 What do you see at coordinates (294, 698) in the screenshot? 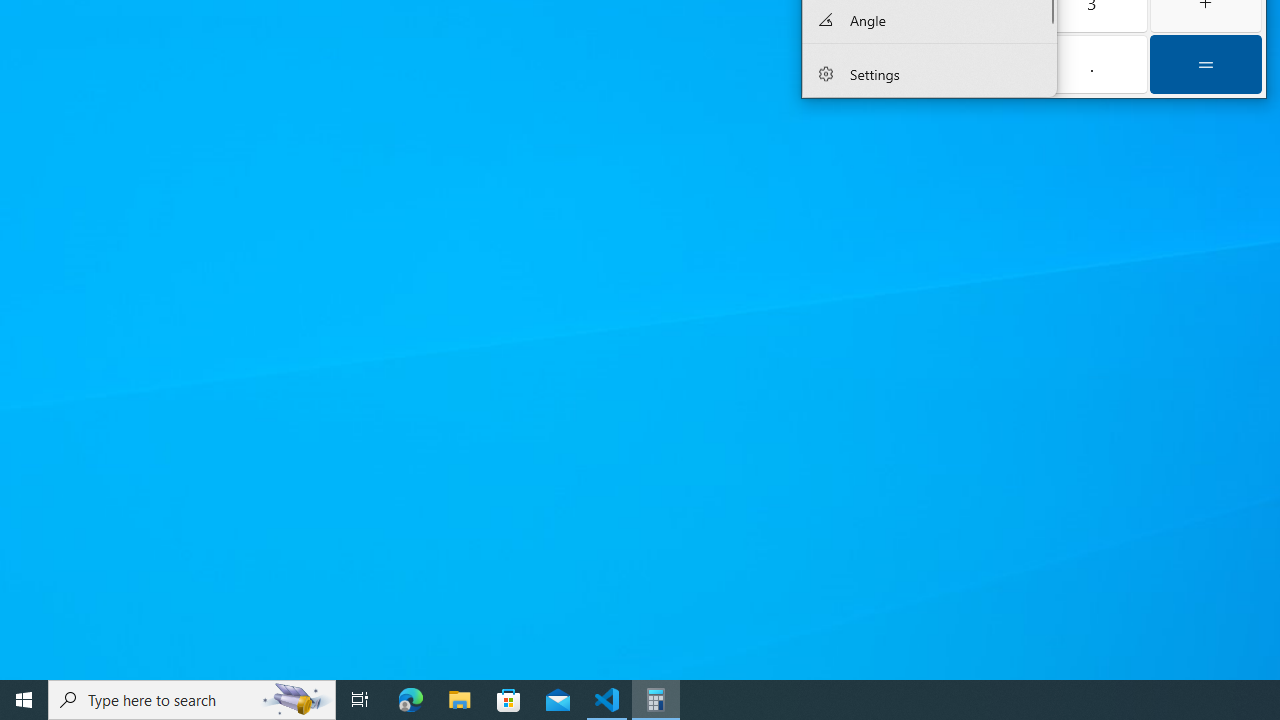
I see `'Search highlights icon opens search home window'` at bounding box center [294, 698].